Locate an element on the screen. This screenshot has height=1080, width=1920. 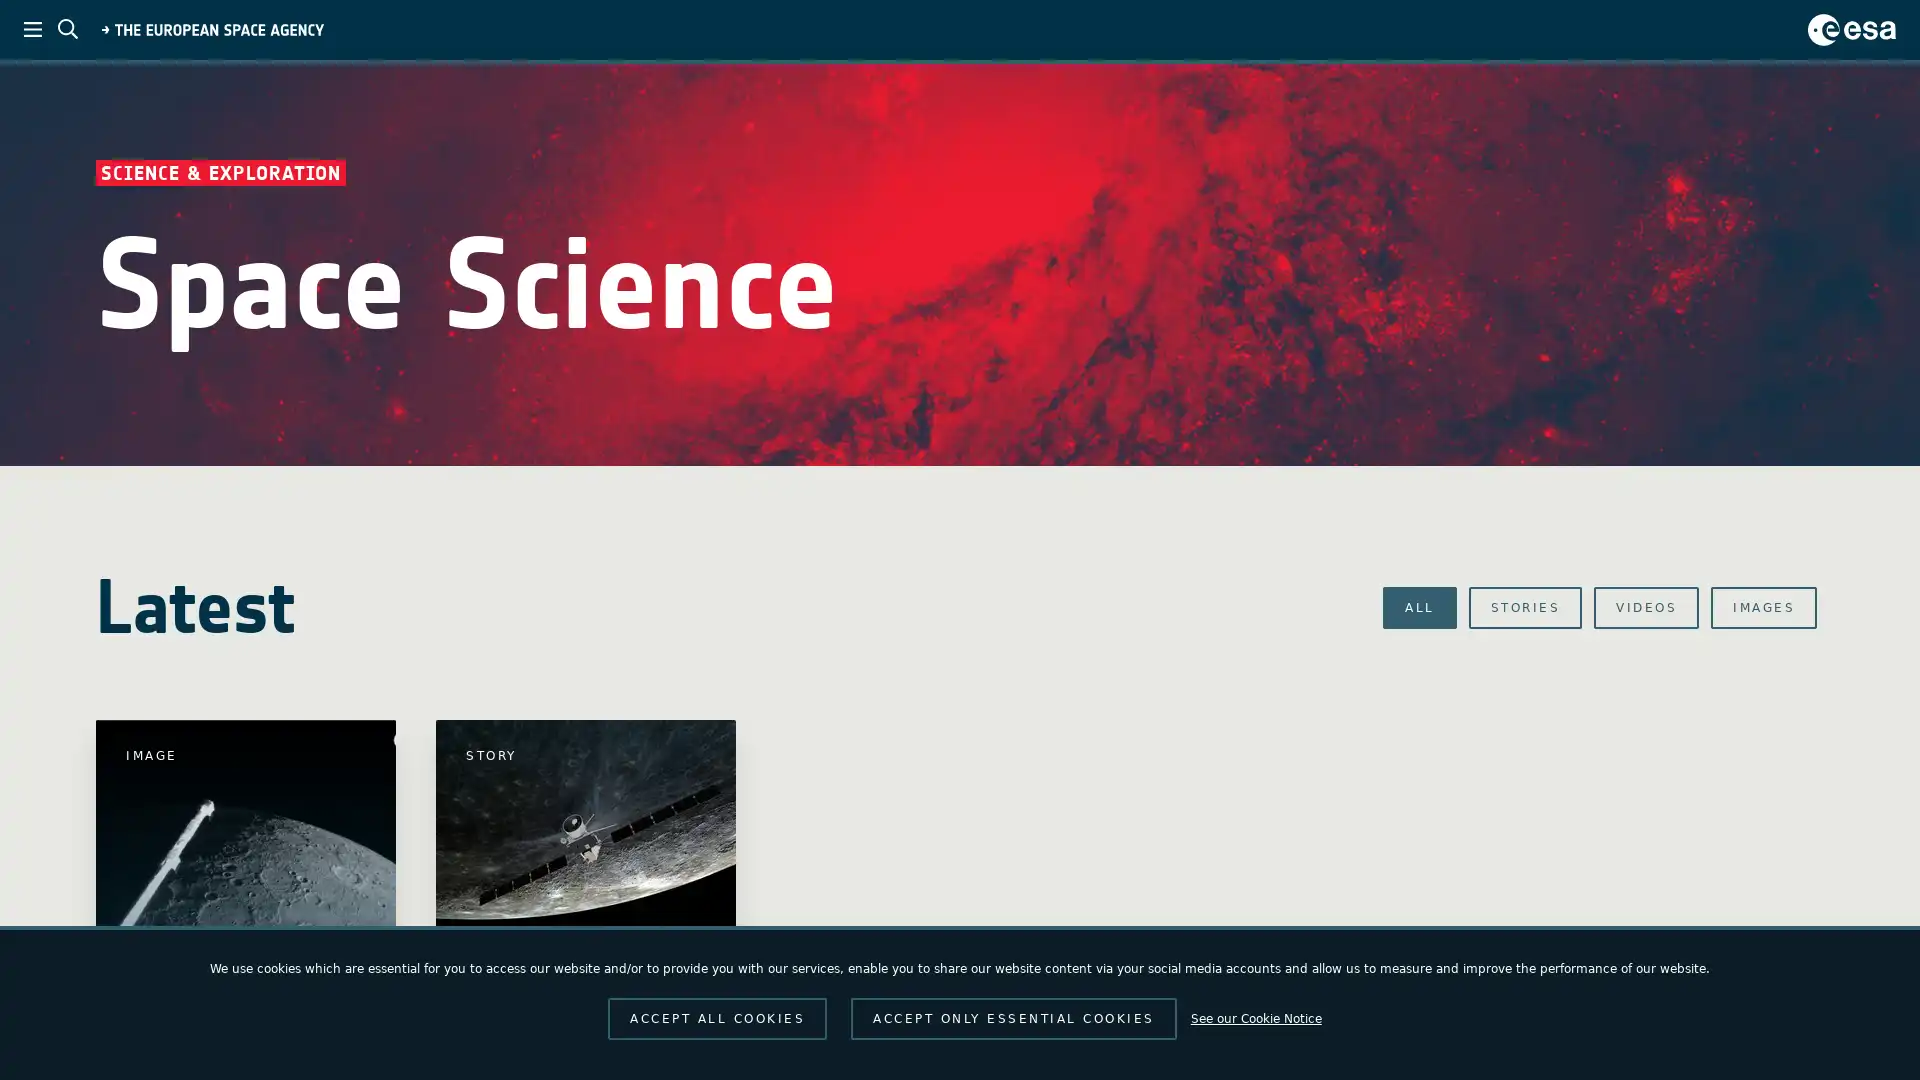
VIDEOS is located at coordinates (1646, 605).